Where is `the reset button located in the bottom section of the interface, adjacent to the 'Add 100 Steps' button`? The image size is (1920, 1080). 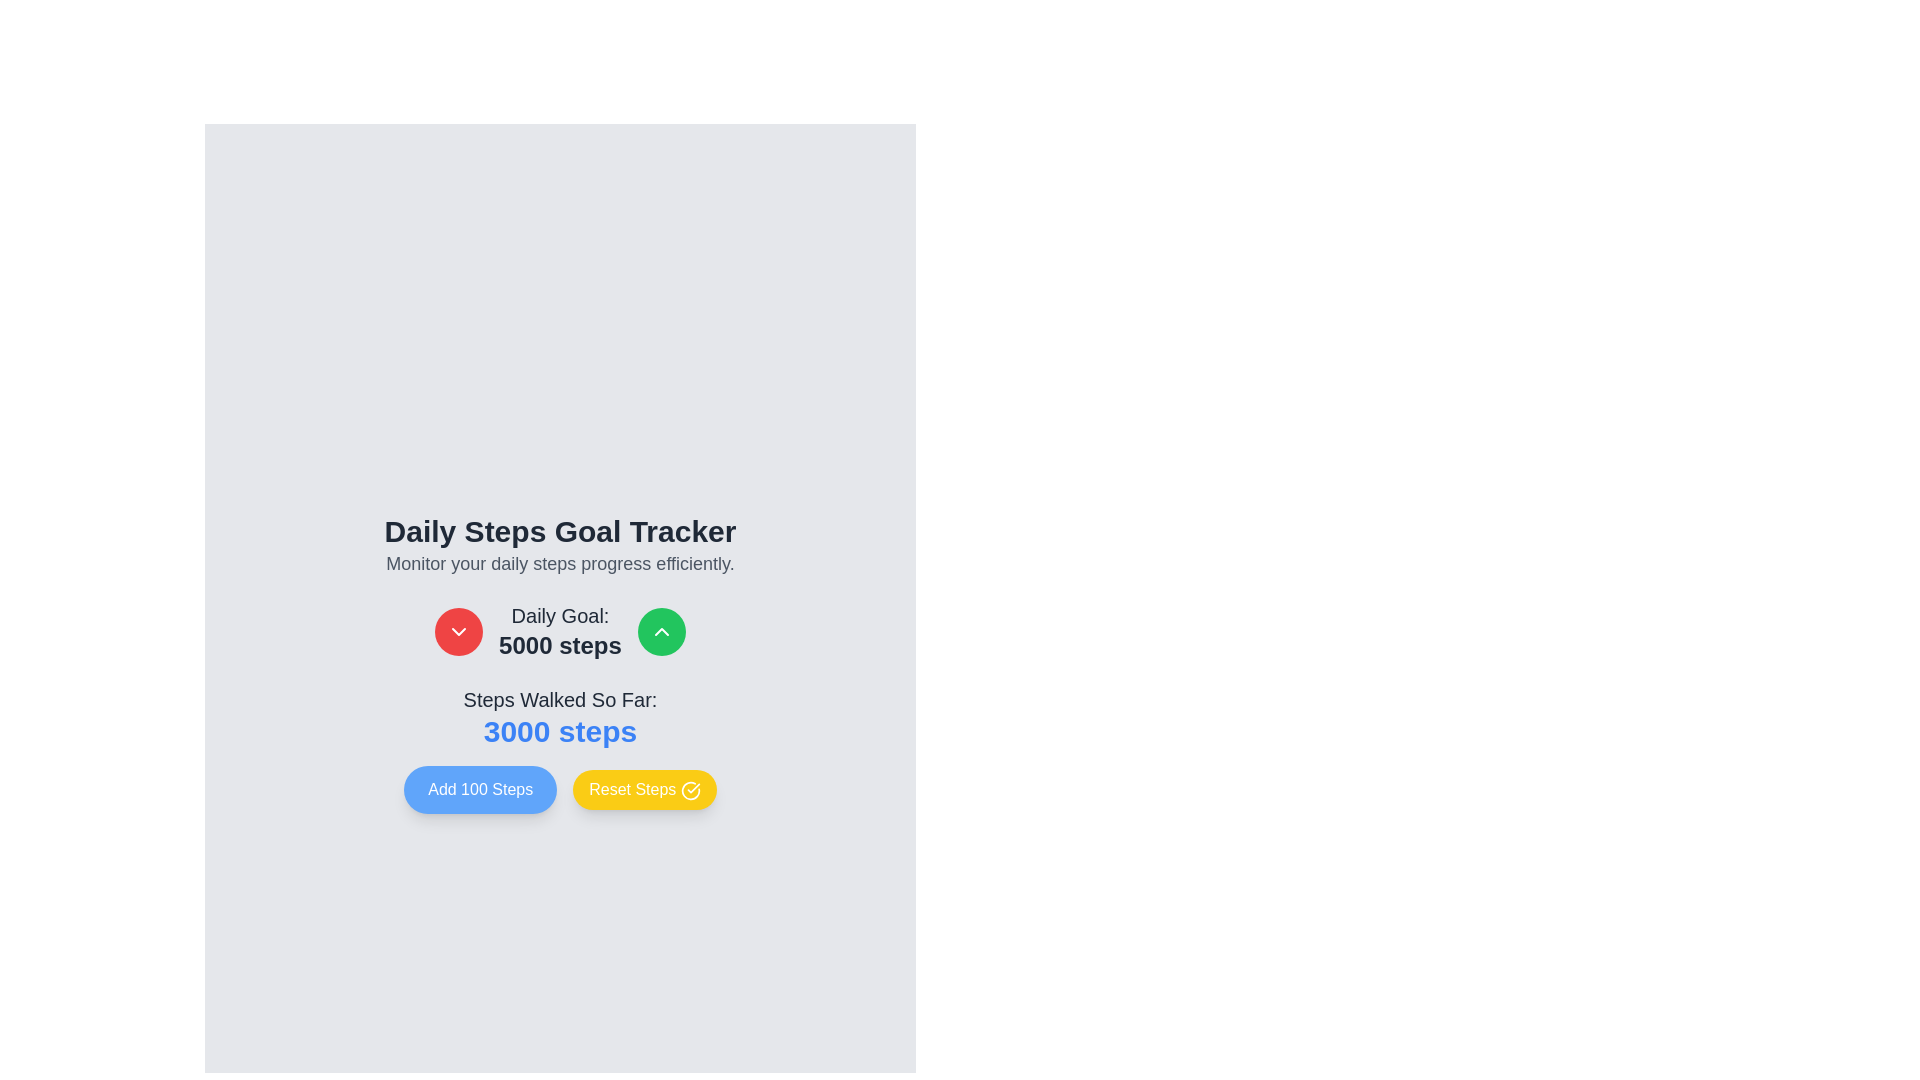
the reset button located in the bottom section of the interface, adjacent to the 'Add 100 Steps' button is located at coordinates (644, 789).